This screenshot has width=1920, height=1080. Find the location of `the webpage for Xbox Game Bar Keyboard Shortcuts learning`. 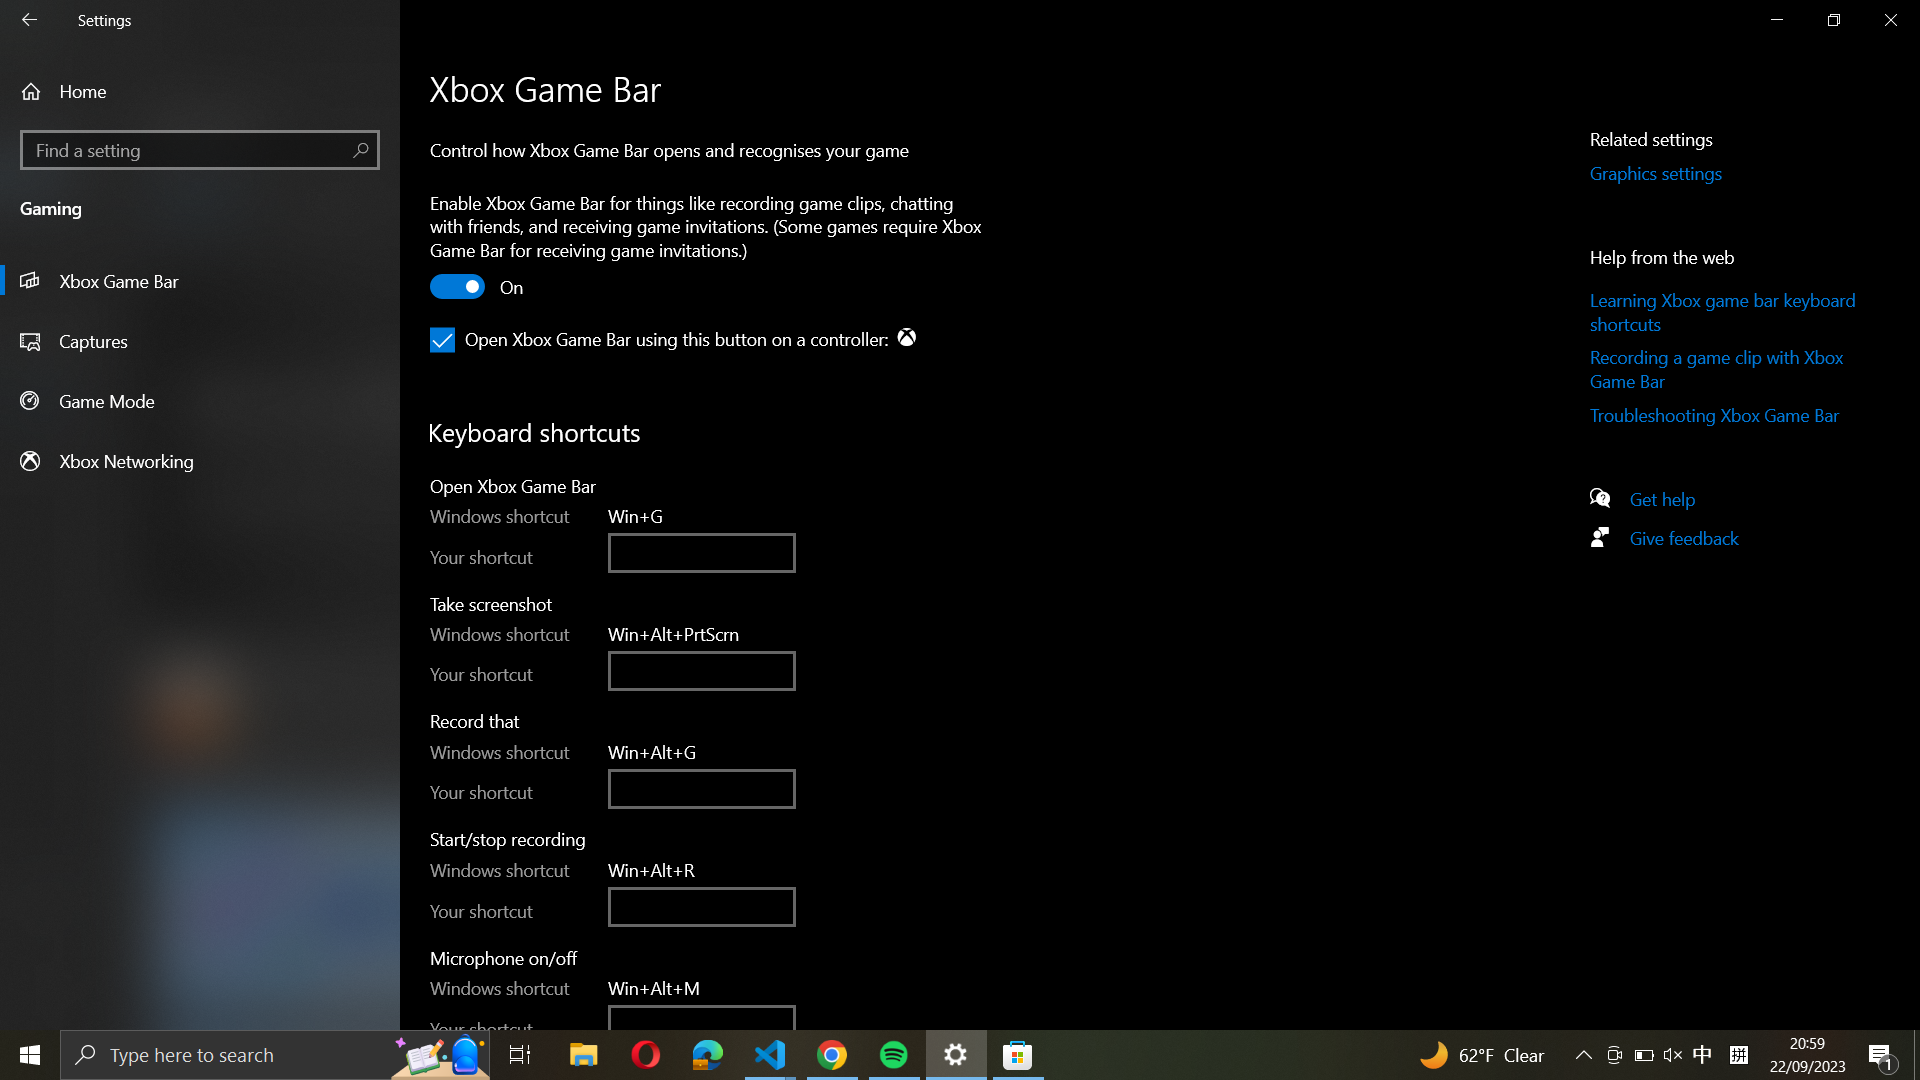

the webpage for Xbox Game Bar Keyboard Shortcuts learning is located at coordinates (1725, 312).